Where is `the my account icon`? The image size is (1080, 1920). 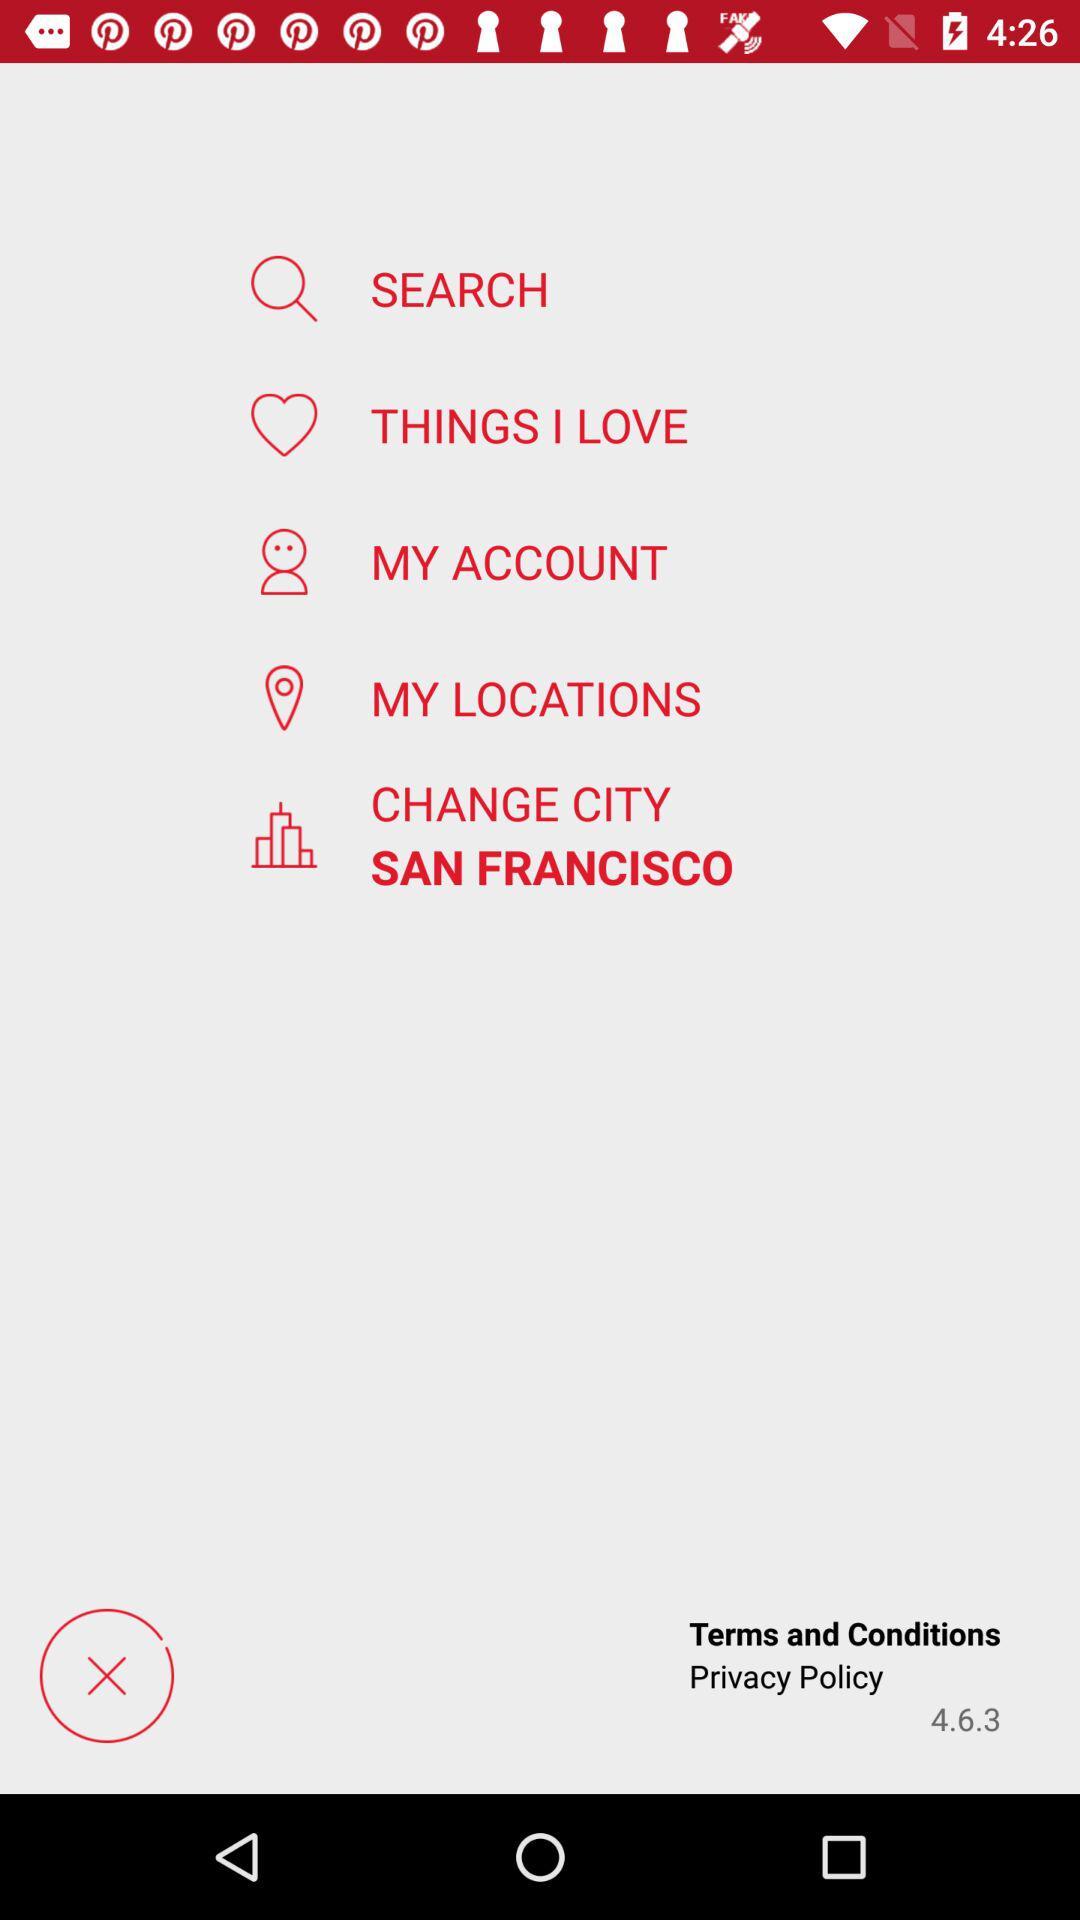
the my account icon is located at coordinates (518, 560).